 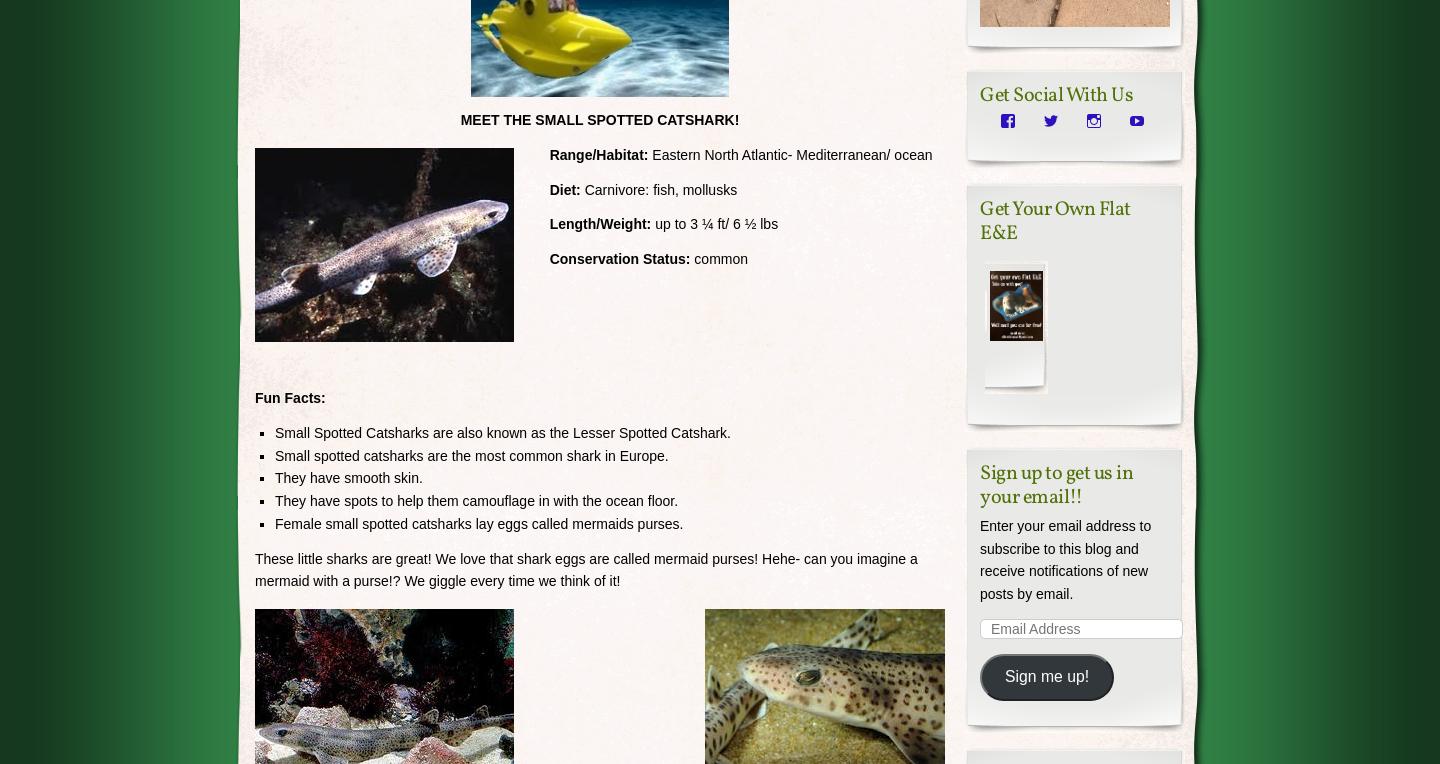 What do you see at coordinates (1065, 559) in the screenshot?
I see `'Enter your email address to subscribe to this blog and receive notifications of new posts by email.'` at bounding box center [1065, 559].